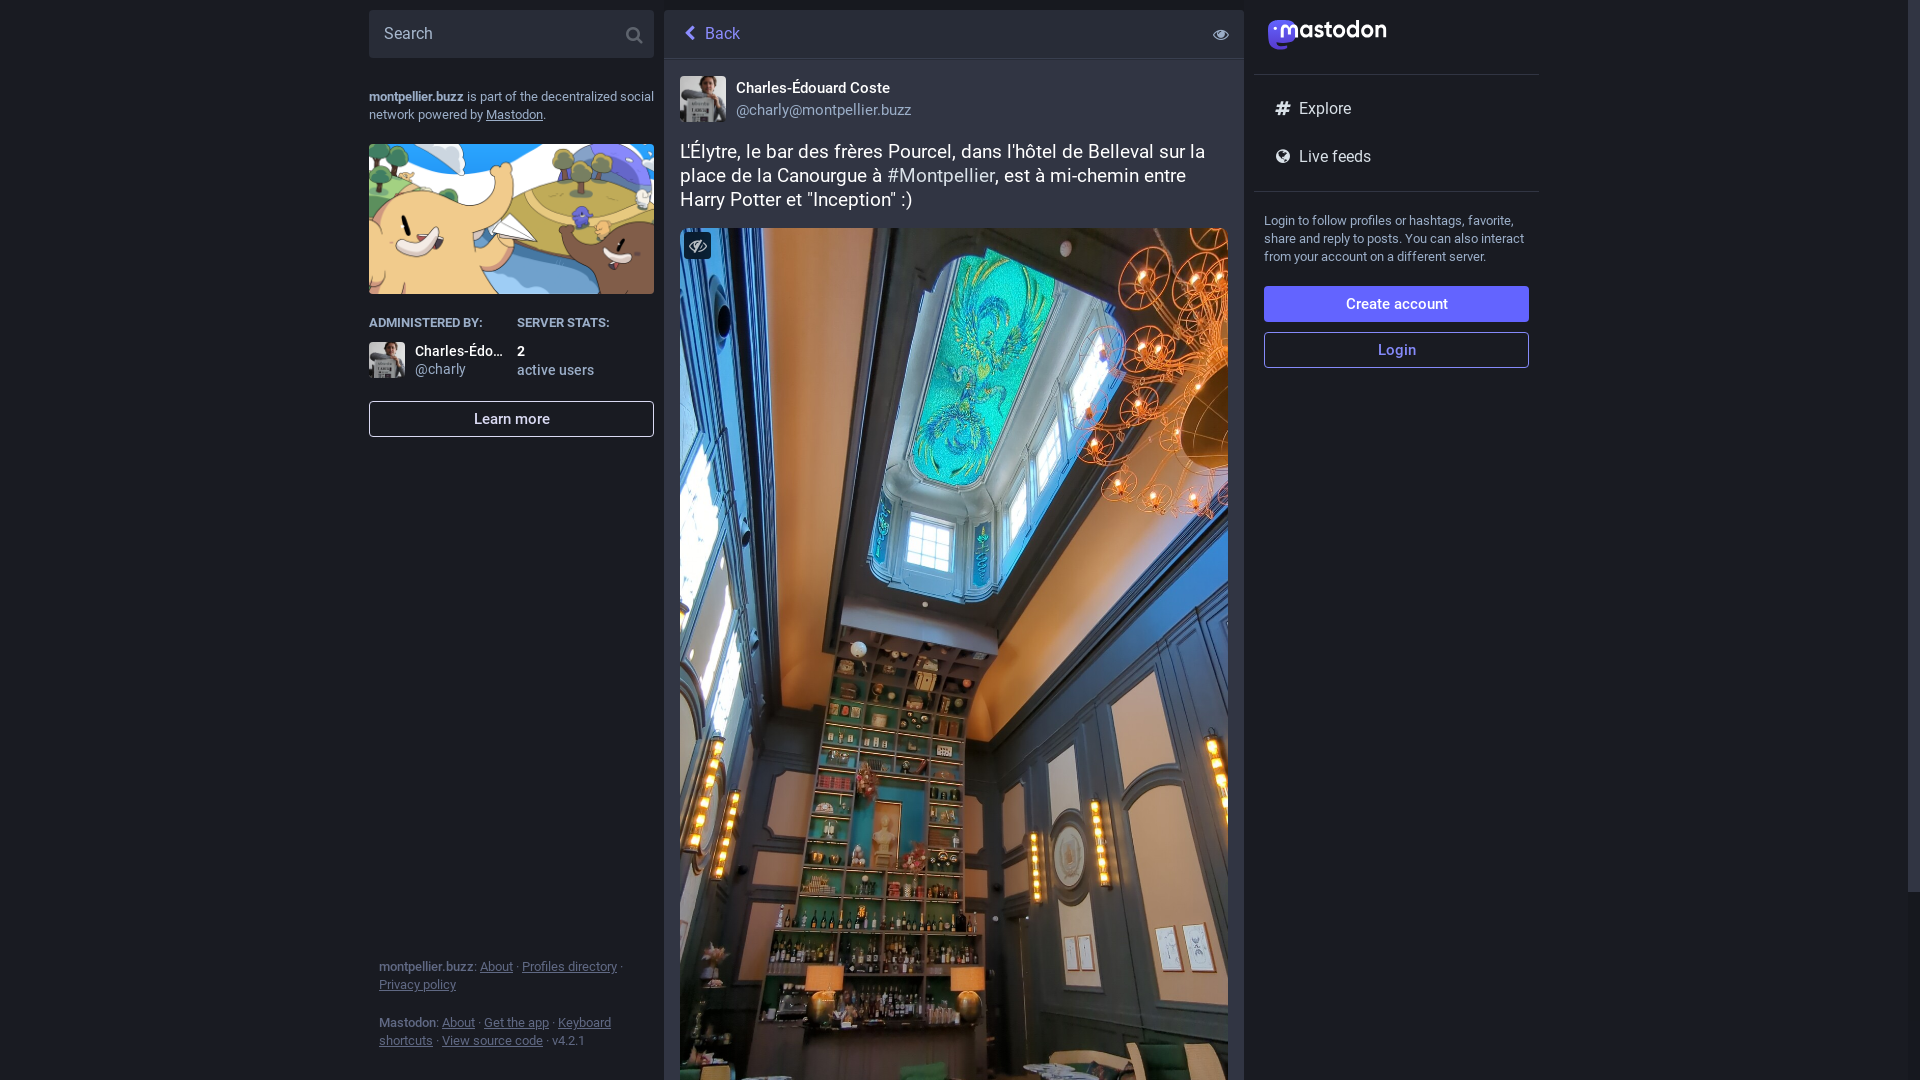 This screenshot has width=1920, height=1080. I want to click on 'Get the app', so click(516, 1022).